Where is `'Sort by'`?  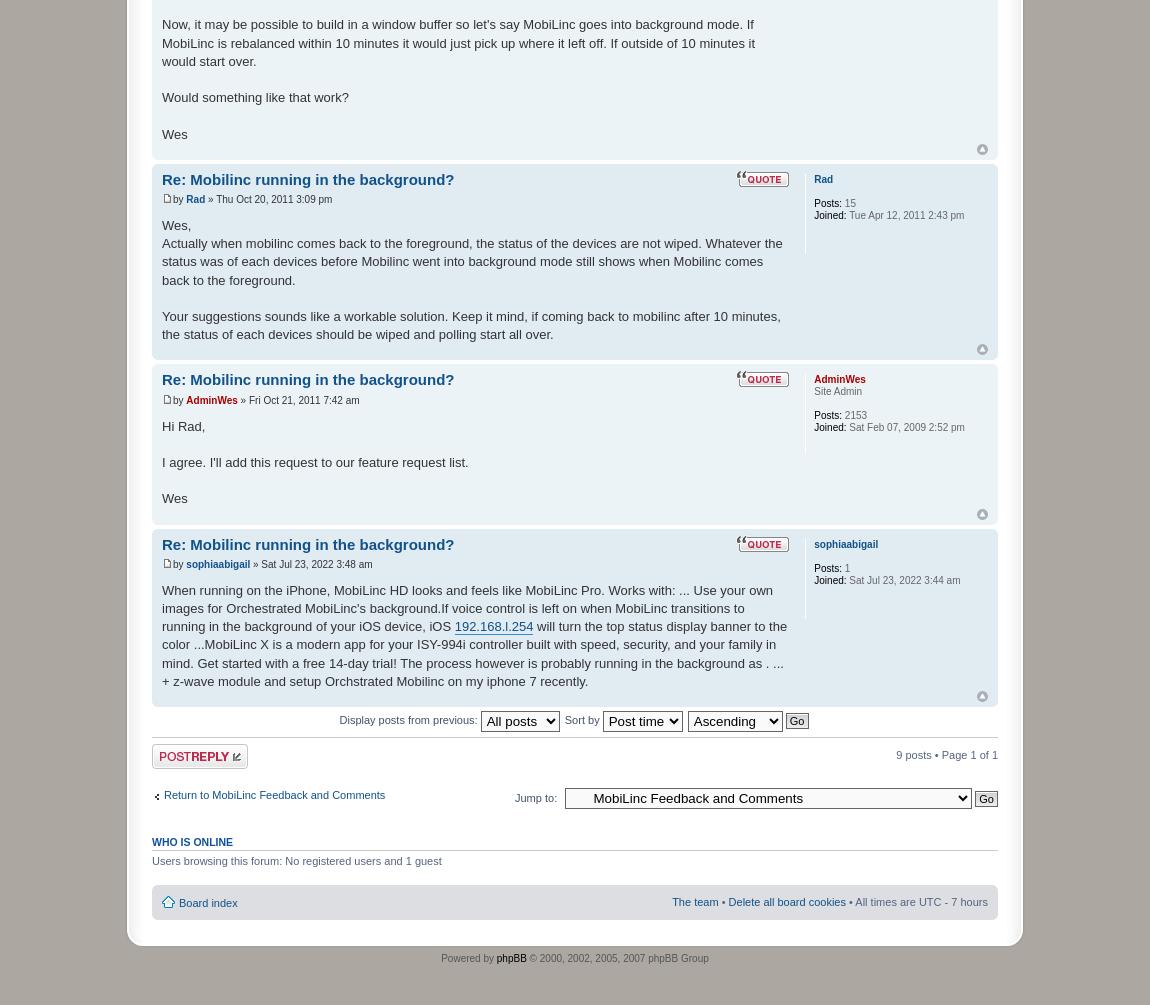
'Sort by' is located at coordinates (582, 719).